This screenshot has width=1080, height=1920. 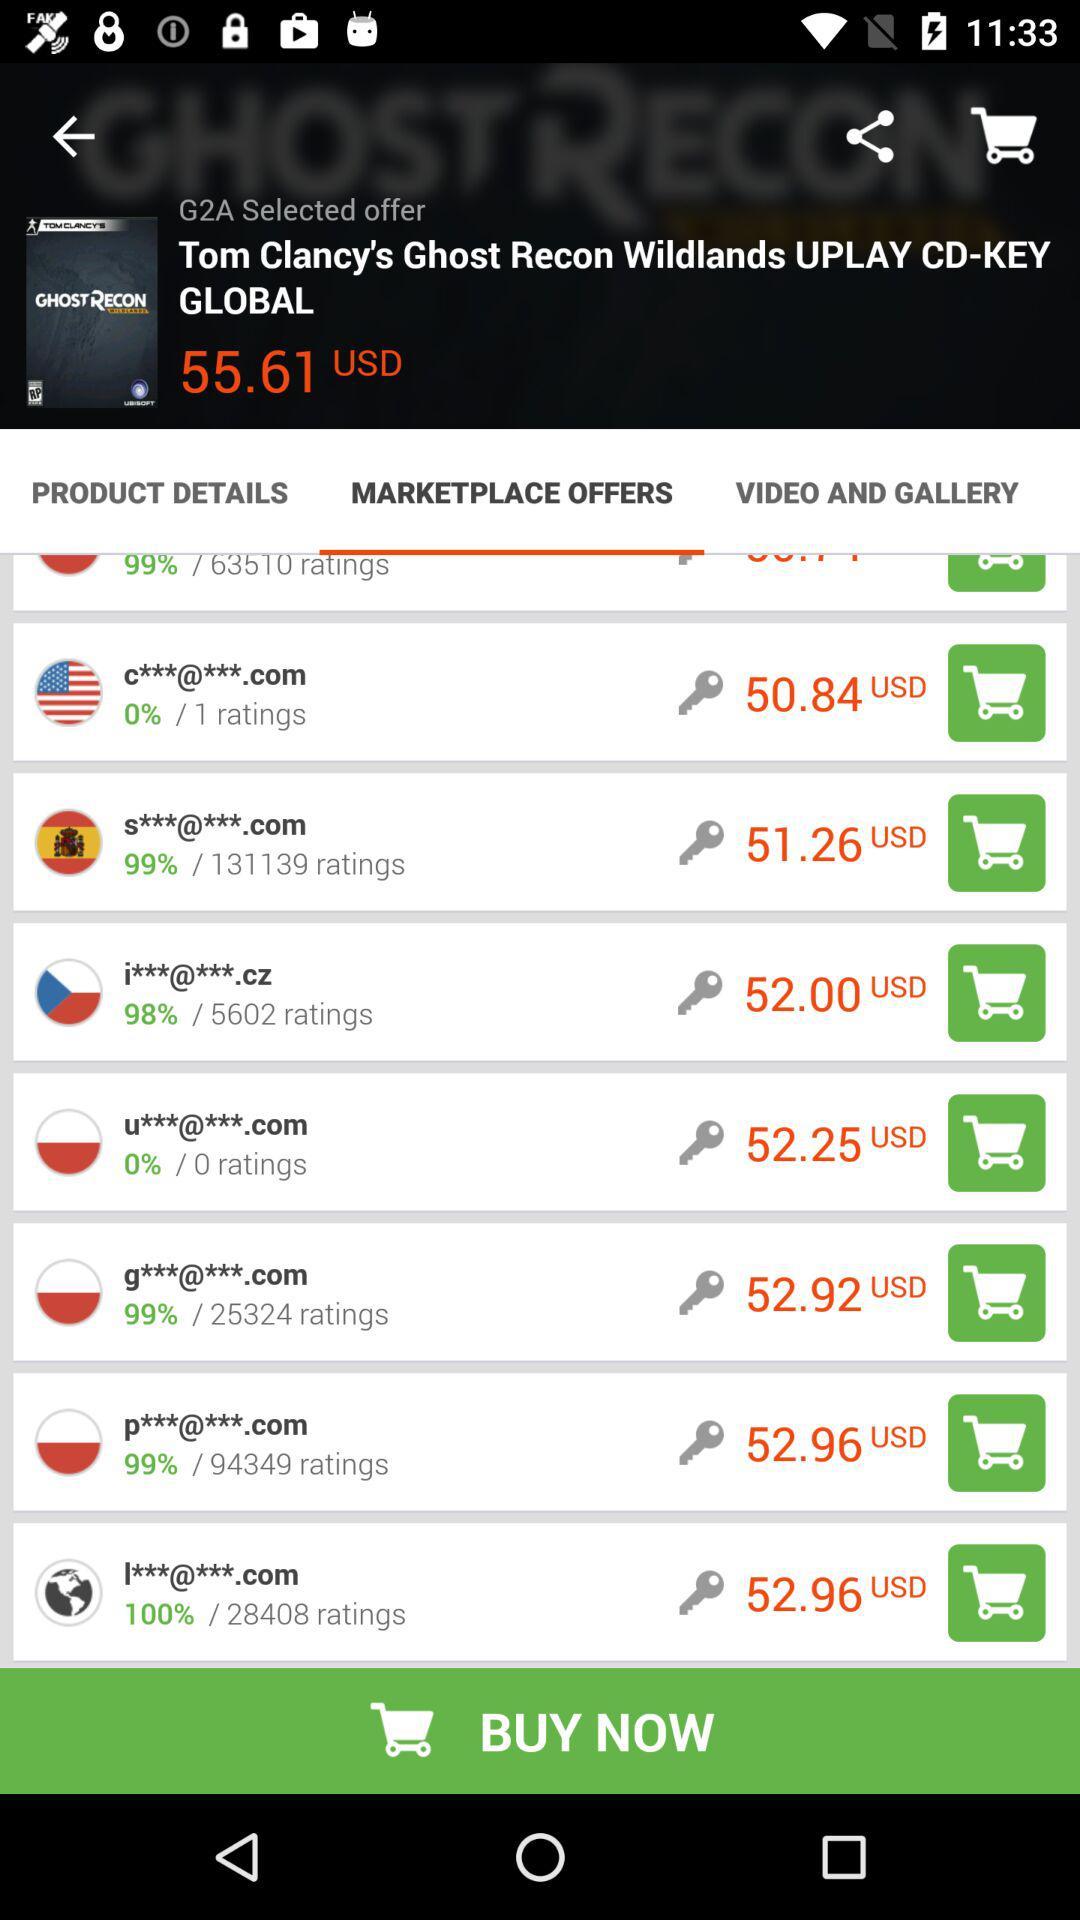 What do you see at coordinates (996, 692) in the screenshot?
I see `to shopping cart` at bounding box center [996, 692].